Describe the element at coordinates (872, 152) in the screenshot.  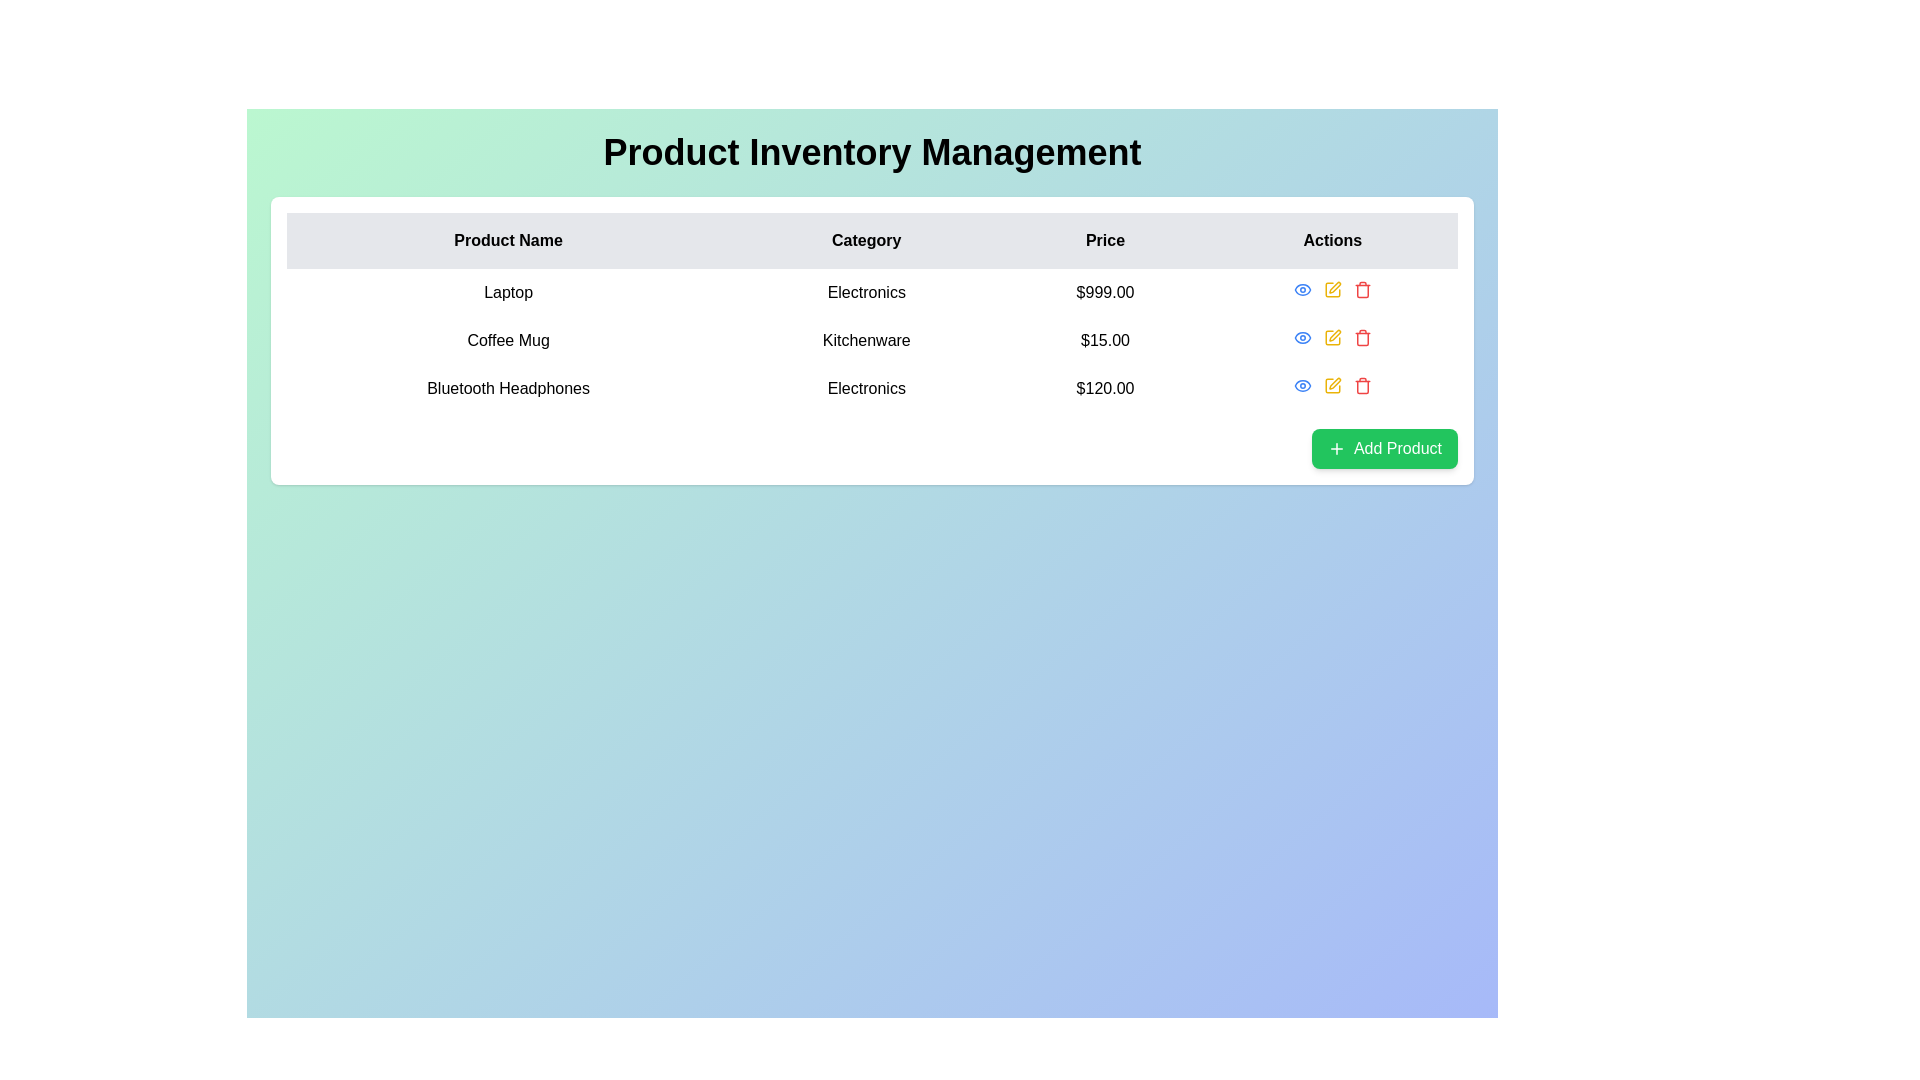
I see `the header text element displaying 'Product Inventory Management', which is bold and large, located at the top-center of the interface` at that location.